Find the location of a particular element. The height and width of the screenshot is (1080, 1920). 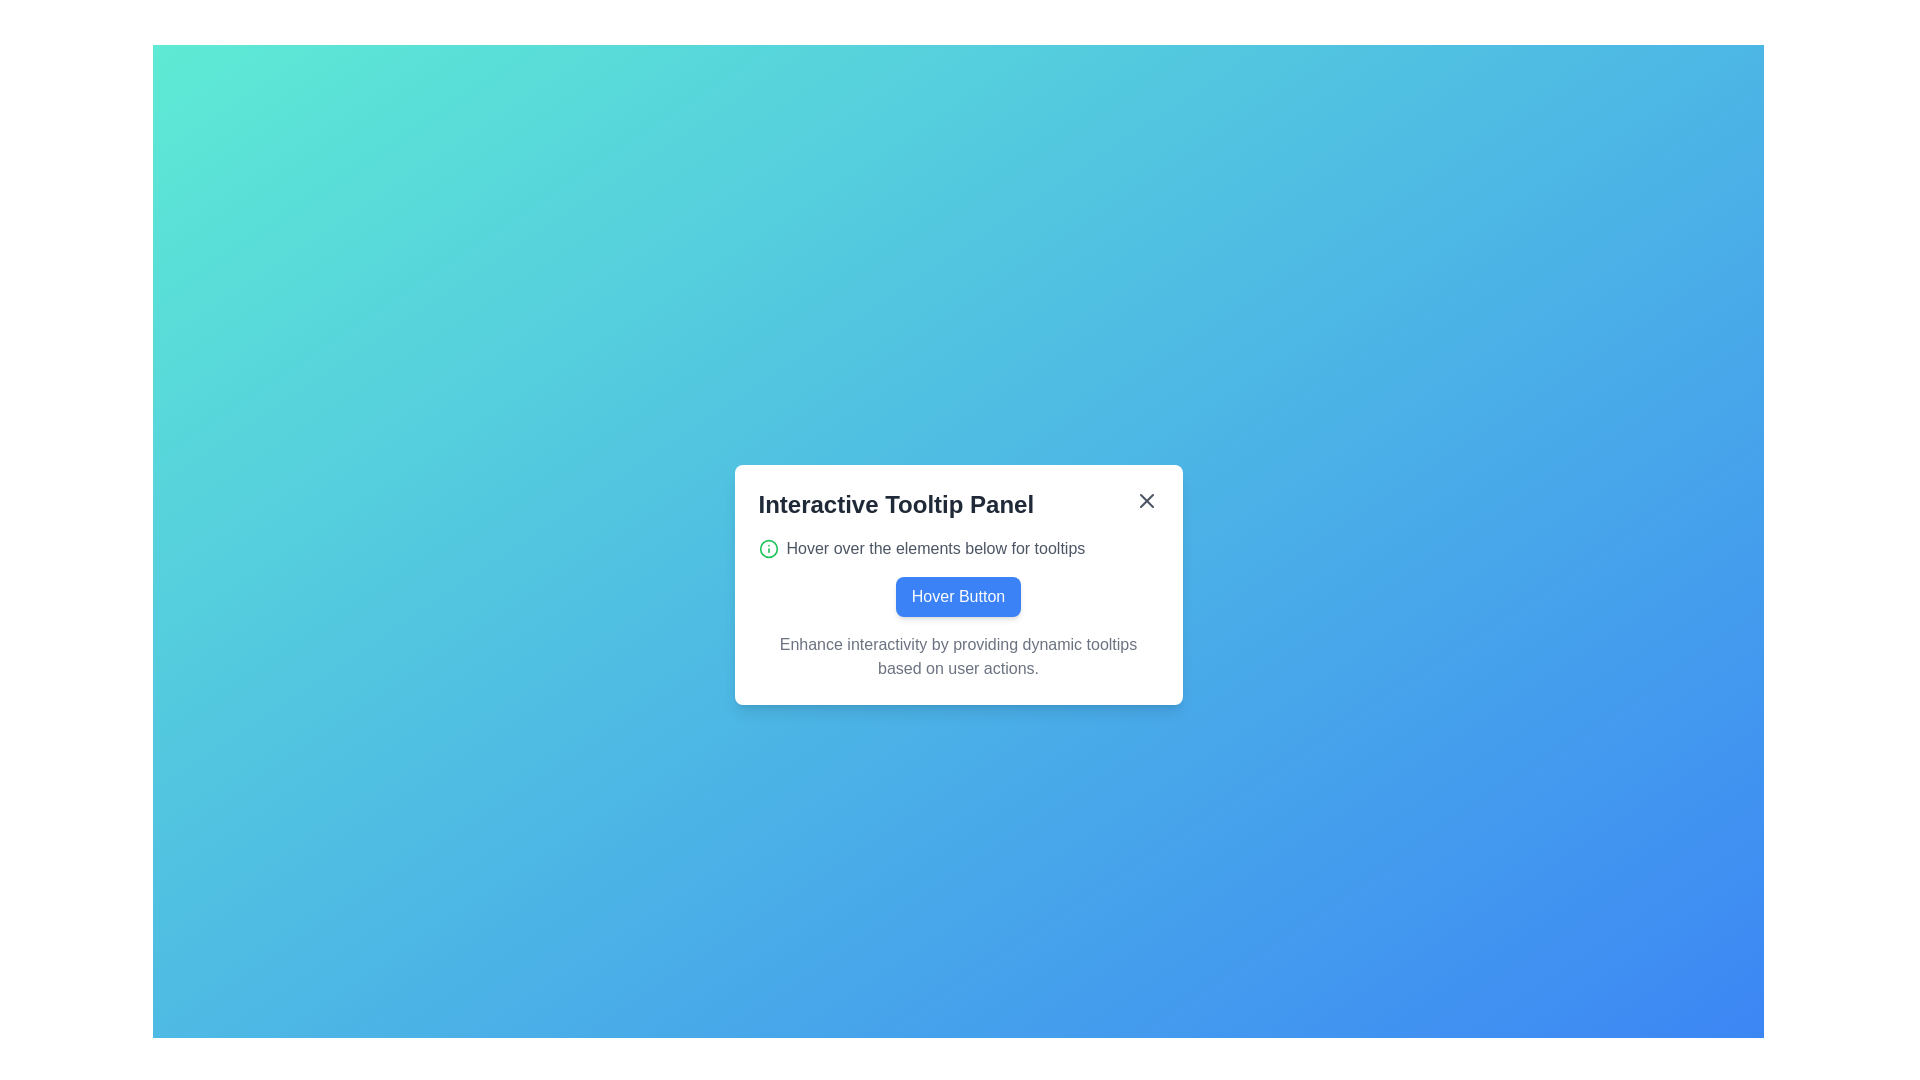

the close button in the top-right corner of the 'Interactive Tooltip Panel' is located at coordinates (1146, 500).